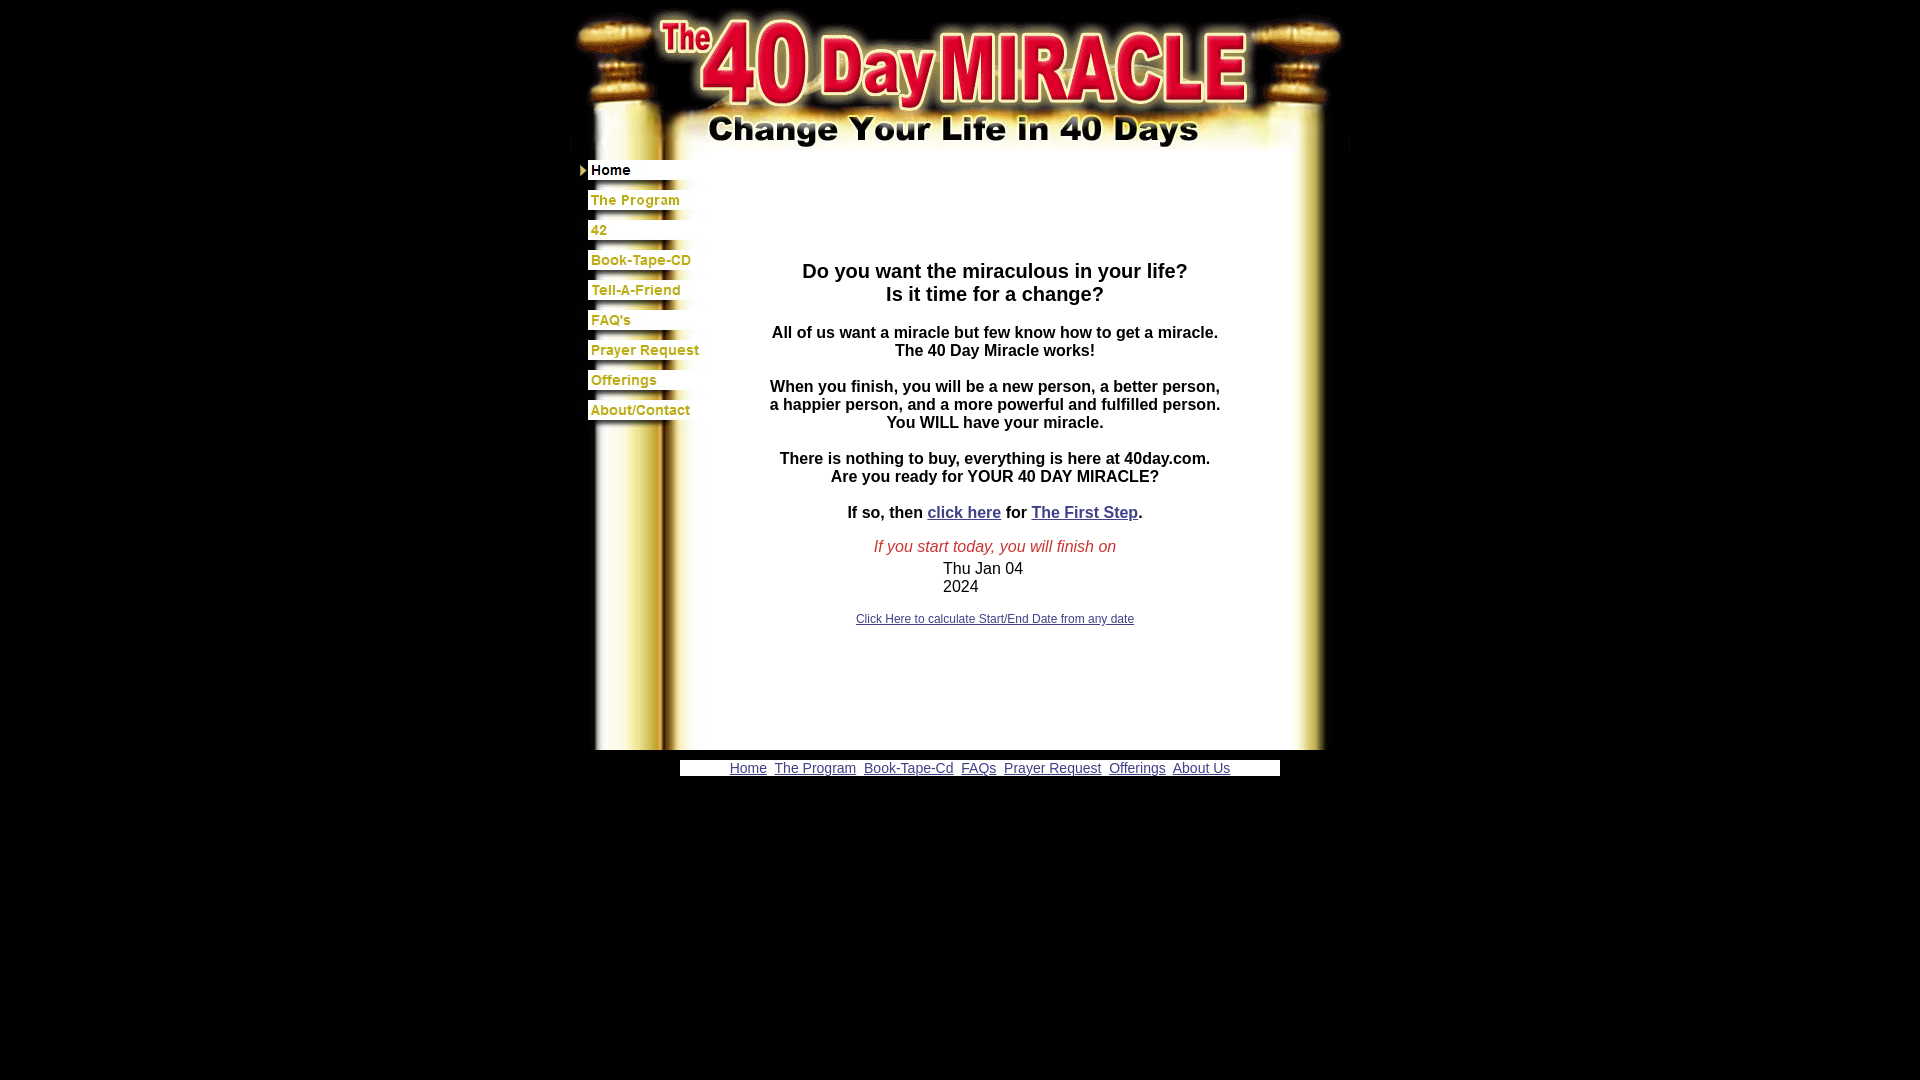 This screenshot has width=1920, height=1080. Describe the element at coordinates (978, 766) in the screenshot. I see `'FAQs'` at that location.